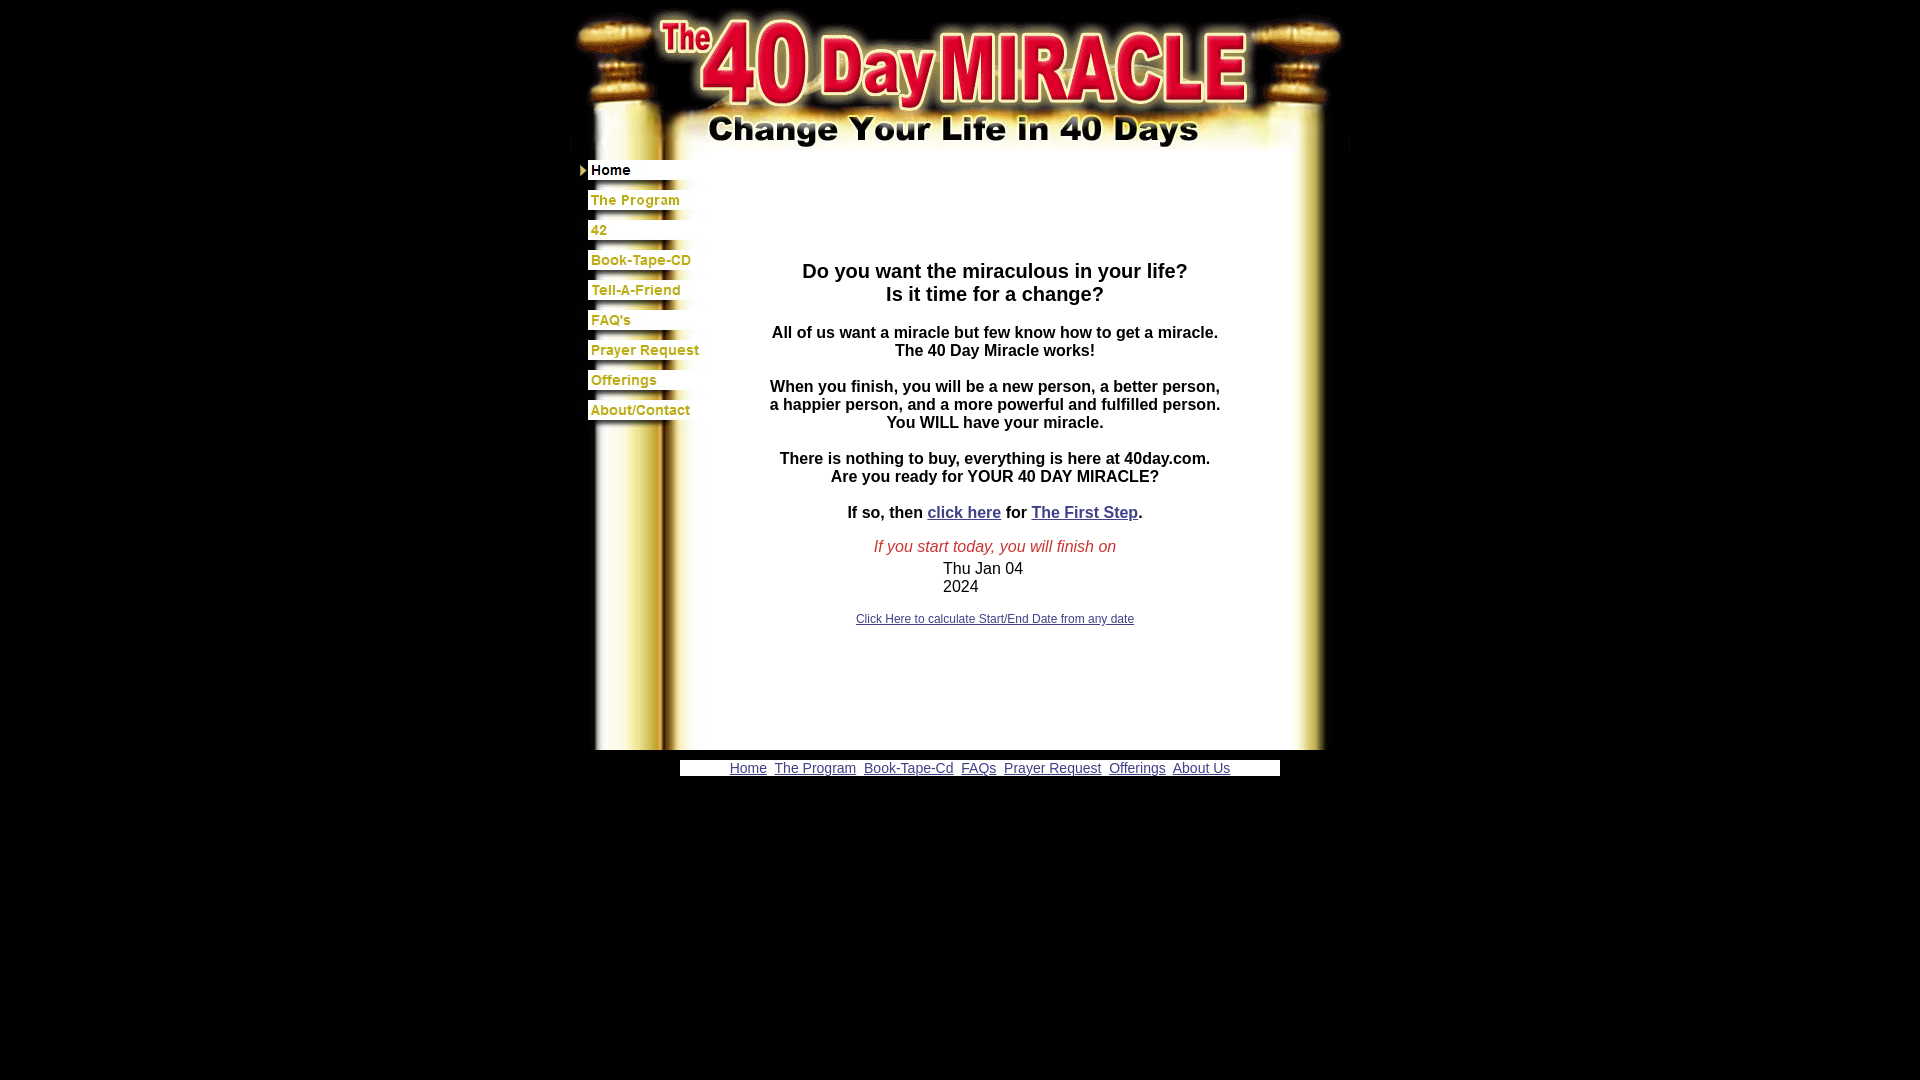 This screenshot has width=1920, height=1080. Describe the element at coordinates (978, 766) in the screenshot. I see `'FAQs'` at that location.